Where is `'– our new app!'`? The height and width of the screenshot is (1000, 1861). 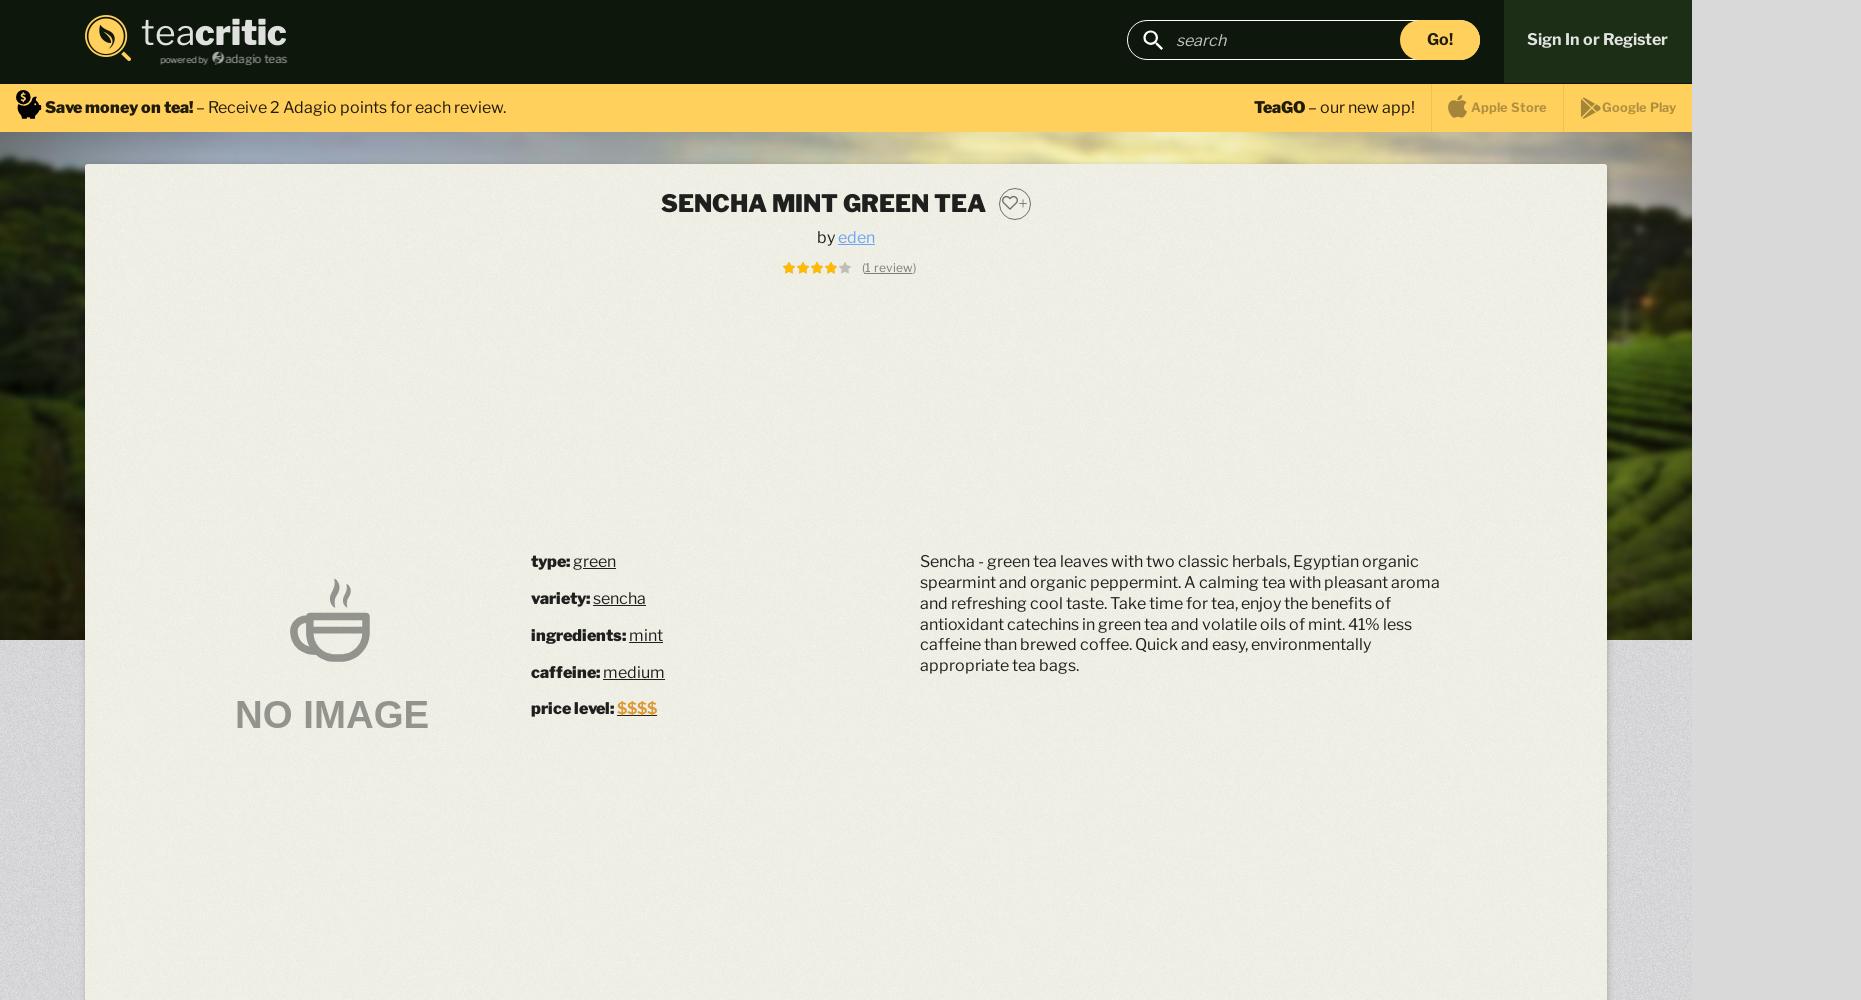 '– our new app!' is located at coordinates (1359, 105).